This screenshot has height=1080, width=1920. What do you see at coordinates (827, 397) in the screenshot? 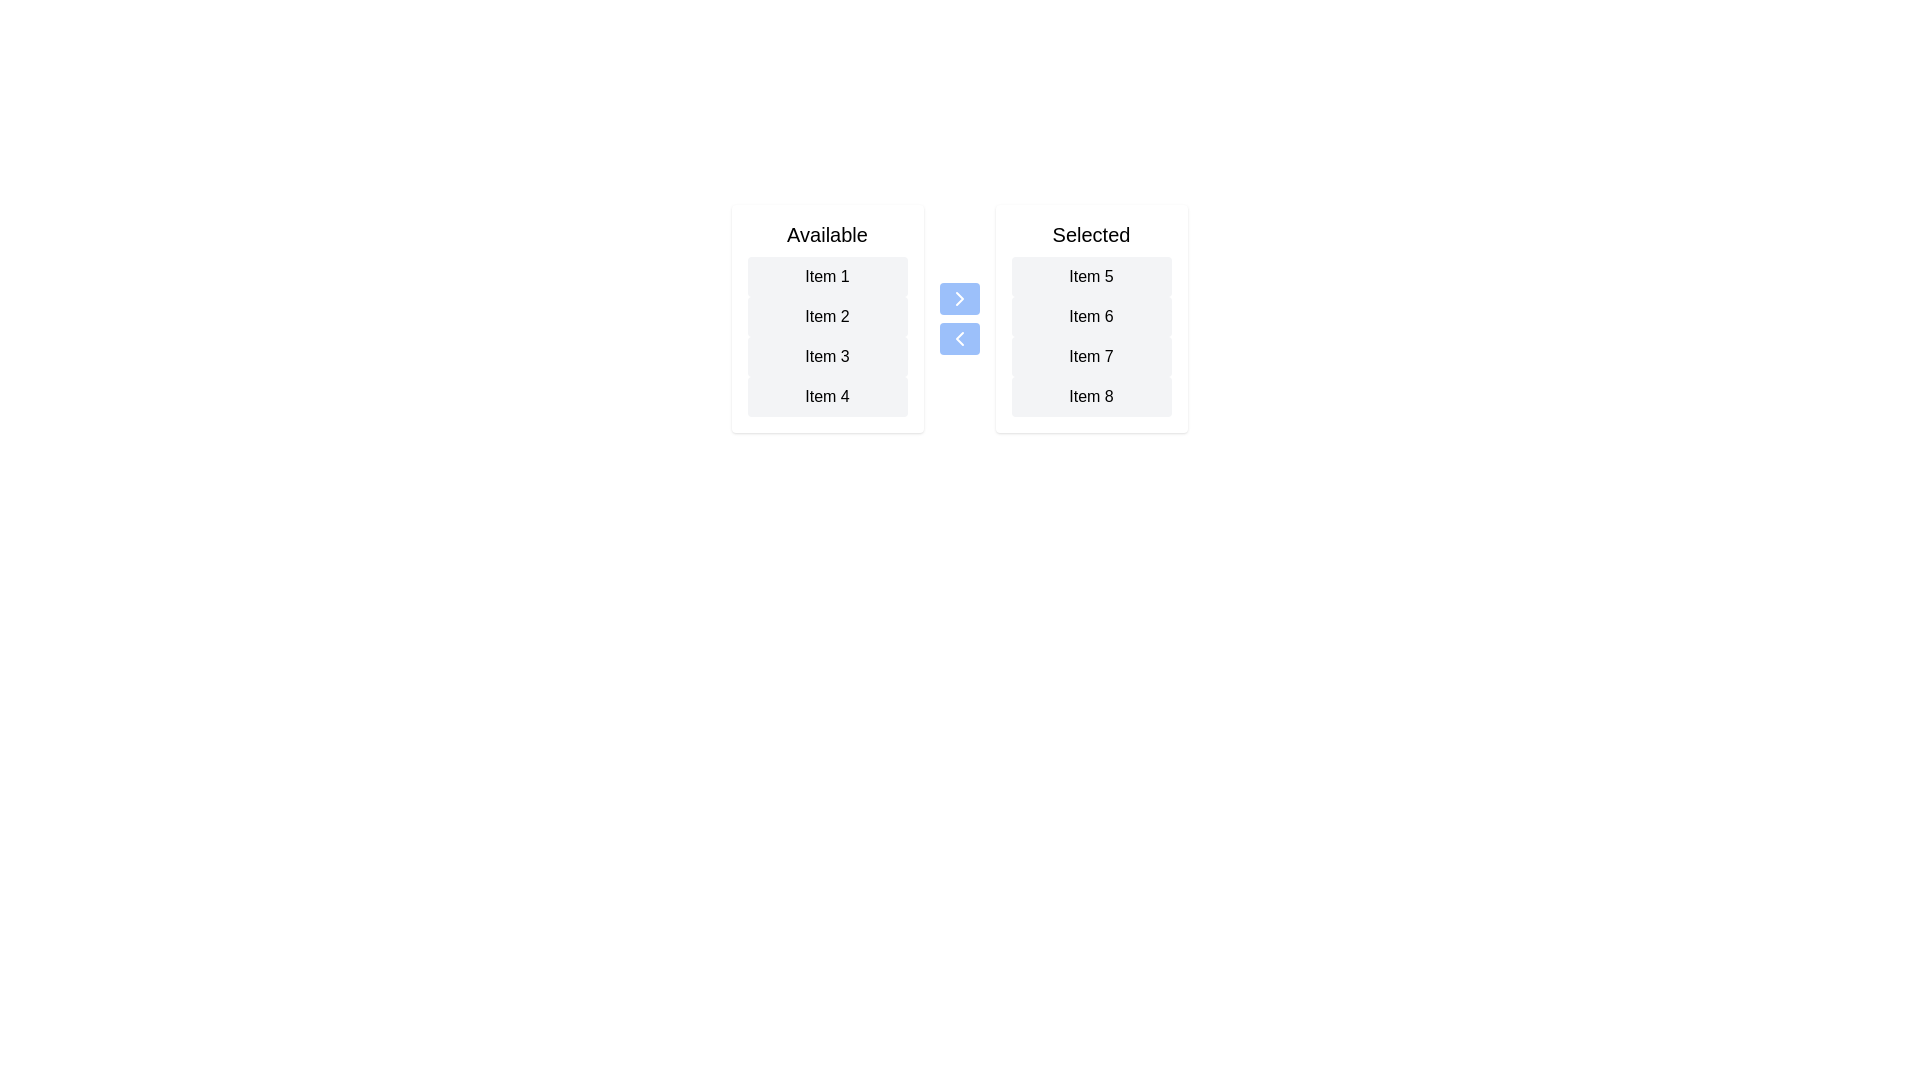
I see `the List Item element labeled 'Item 4', which is the fourth item in the 'Available' list, located on the left side of the interface` at bounding box center [827, 397].